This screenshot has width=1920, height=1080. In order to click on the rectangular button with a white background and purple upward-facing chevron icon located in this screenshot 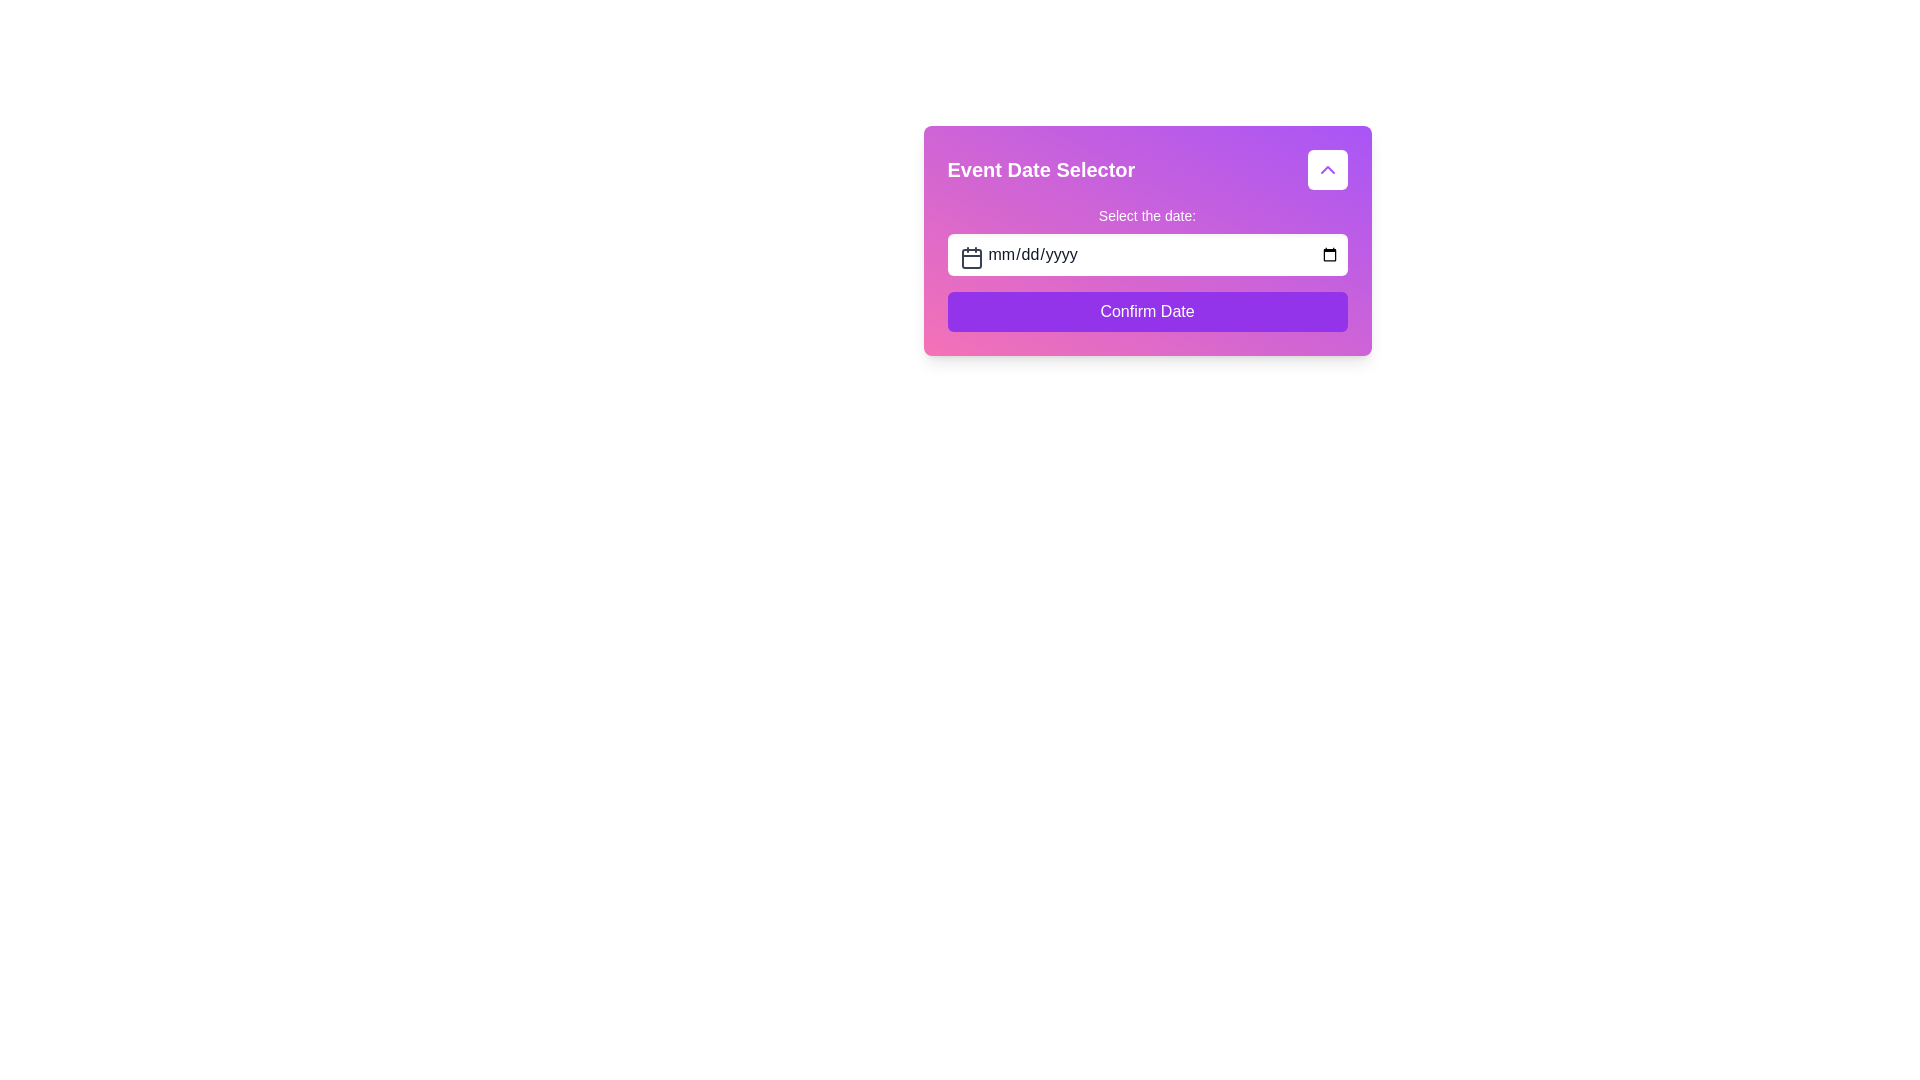, I will do `click(1327, 168)`.